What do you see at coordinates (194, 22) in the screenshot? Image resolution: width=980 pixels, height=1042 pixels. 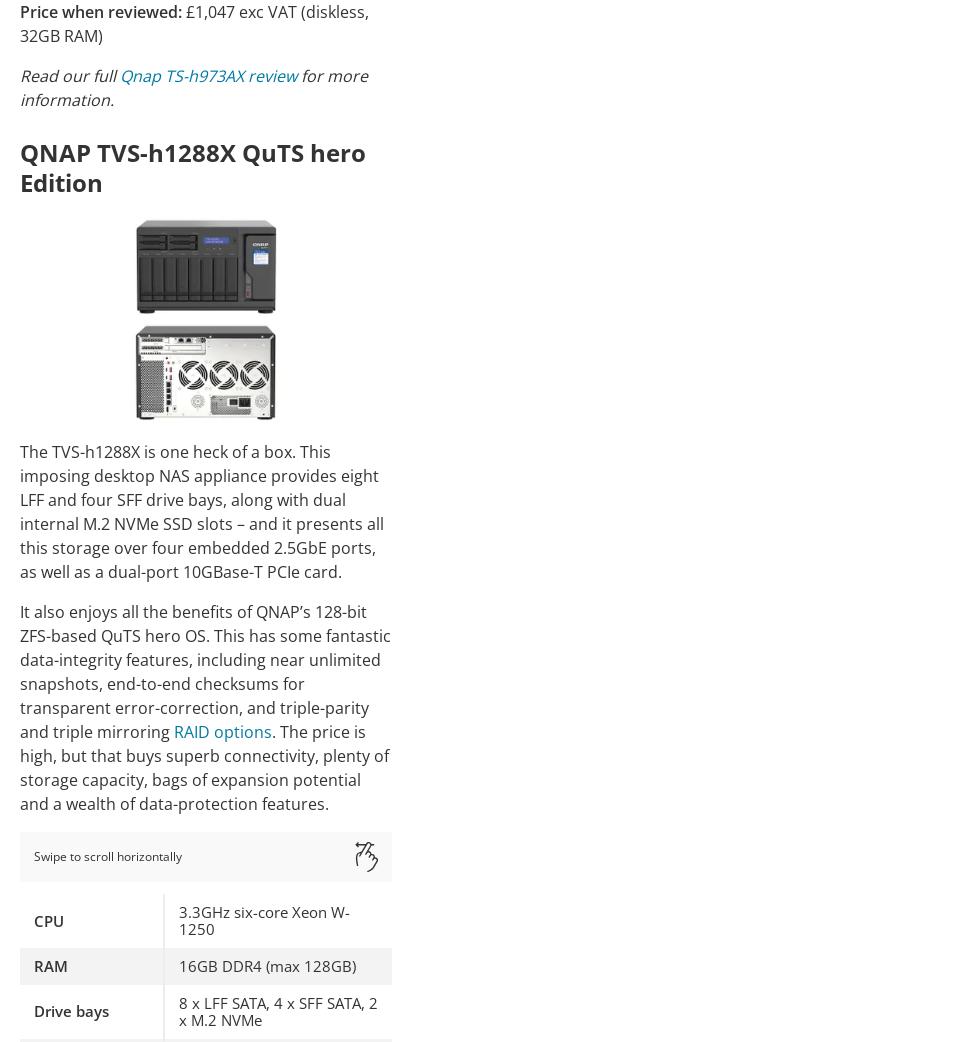 I see `'£1,047 exc VAT (diskless, 32GB RAM)'` at bounding box center [194, 22].